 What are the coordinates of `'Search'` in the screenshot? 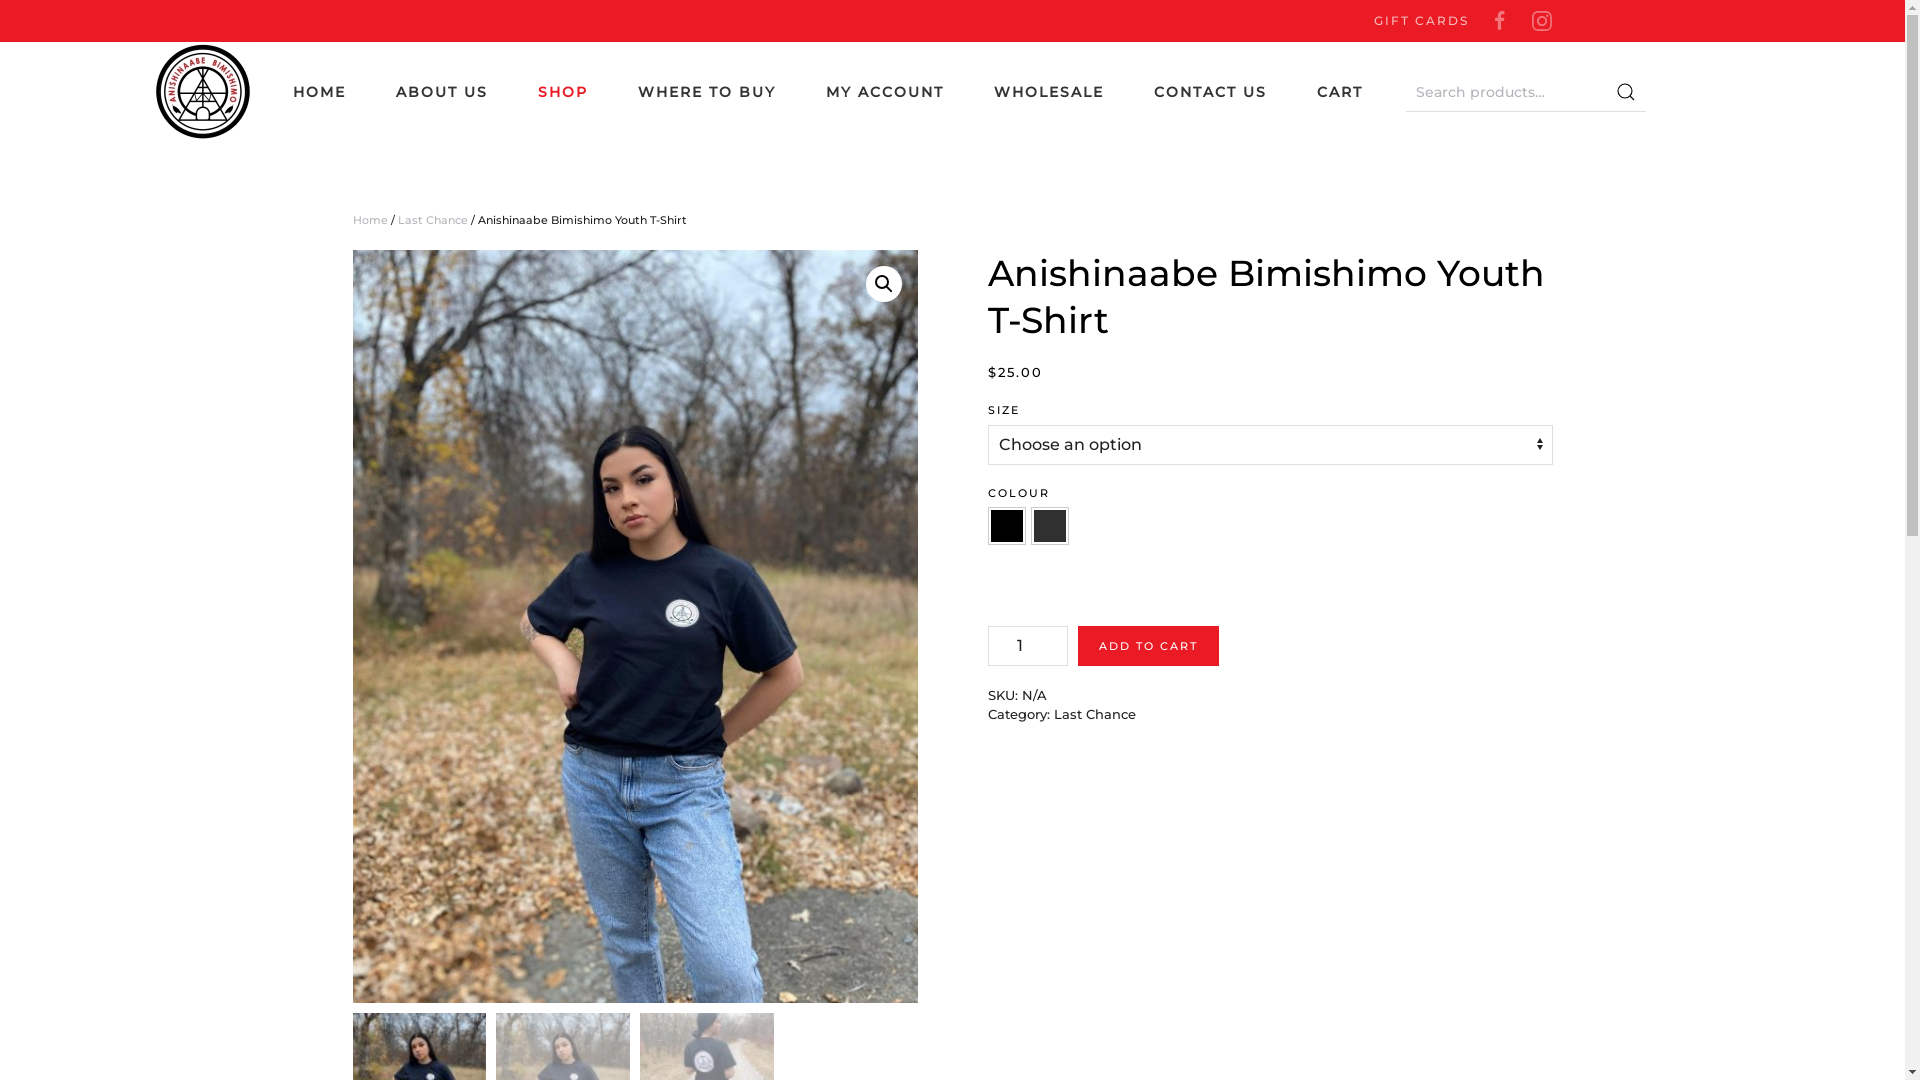 It's located at (1626, 92).